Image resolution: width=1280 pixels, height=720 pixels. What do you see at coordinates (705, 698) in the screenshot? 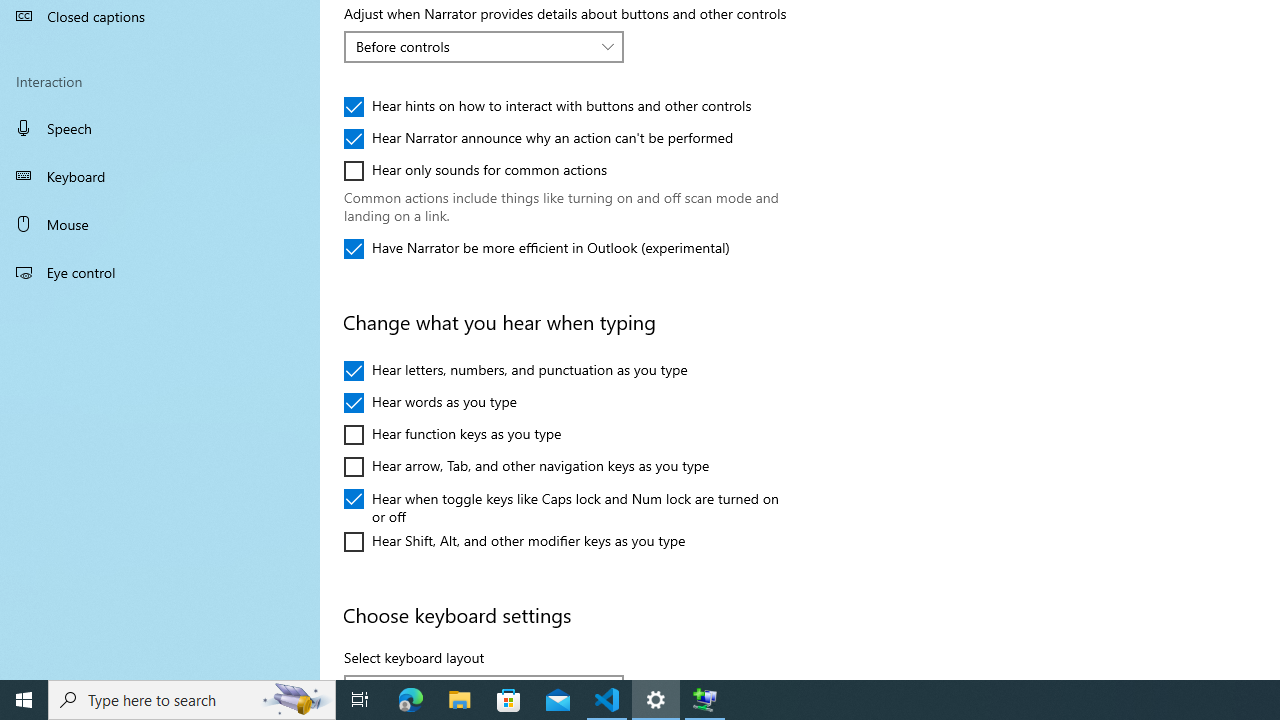
I see `'Extensible Wizards Host Process - 1 running window'` at bounding box center [705, 698].